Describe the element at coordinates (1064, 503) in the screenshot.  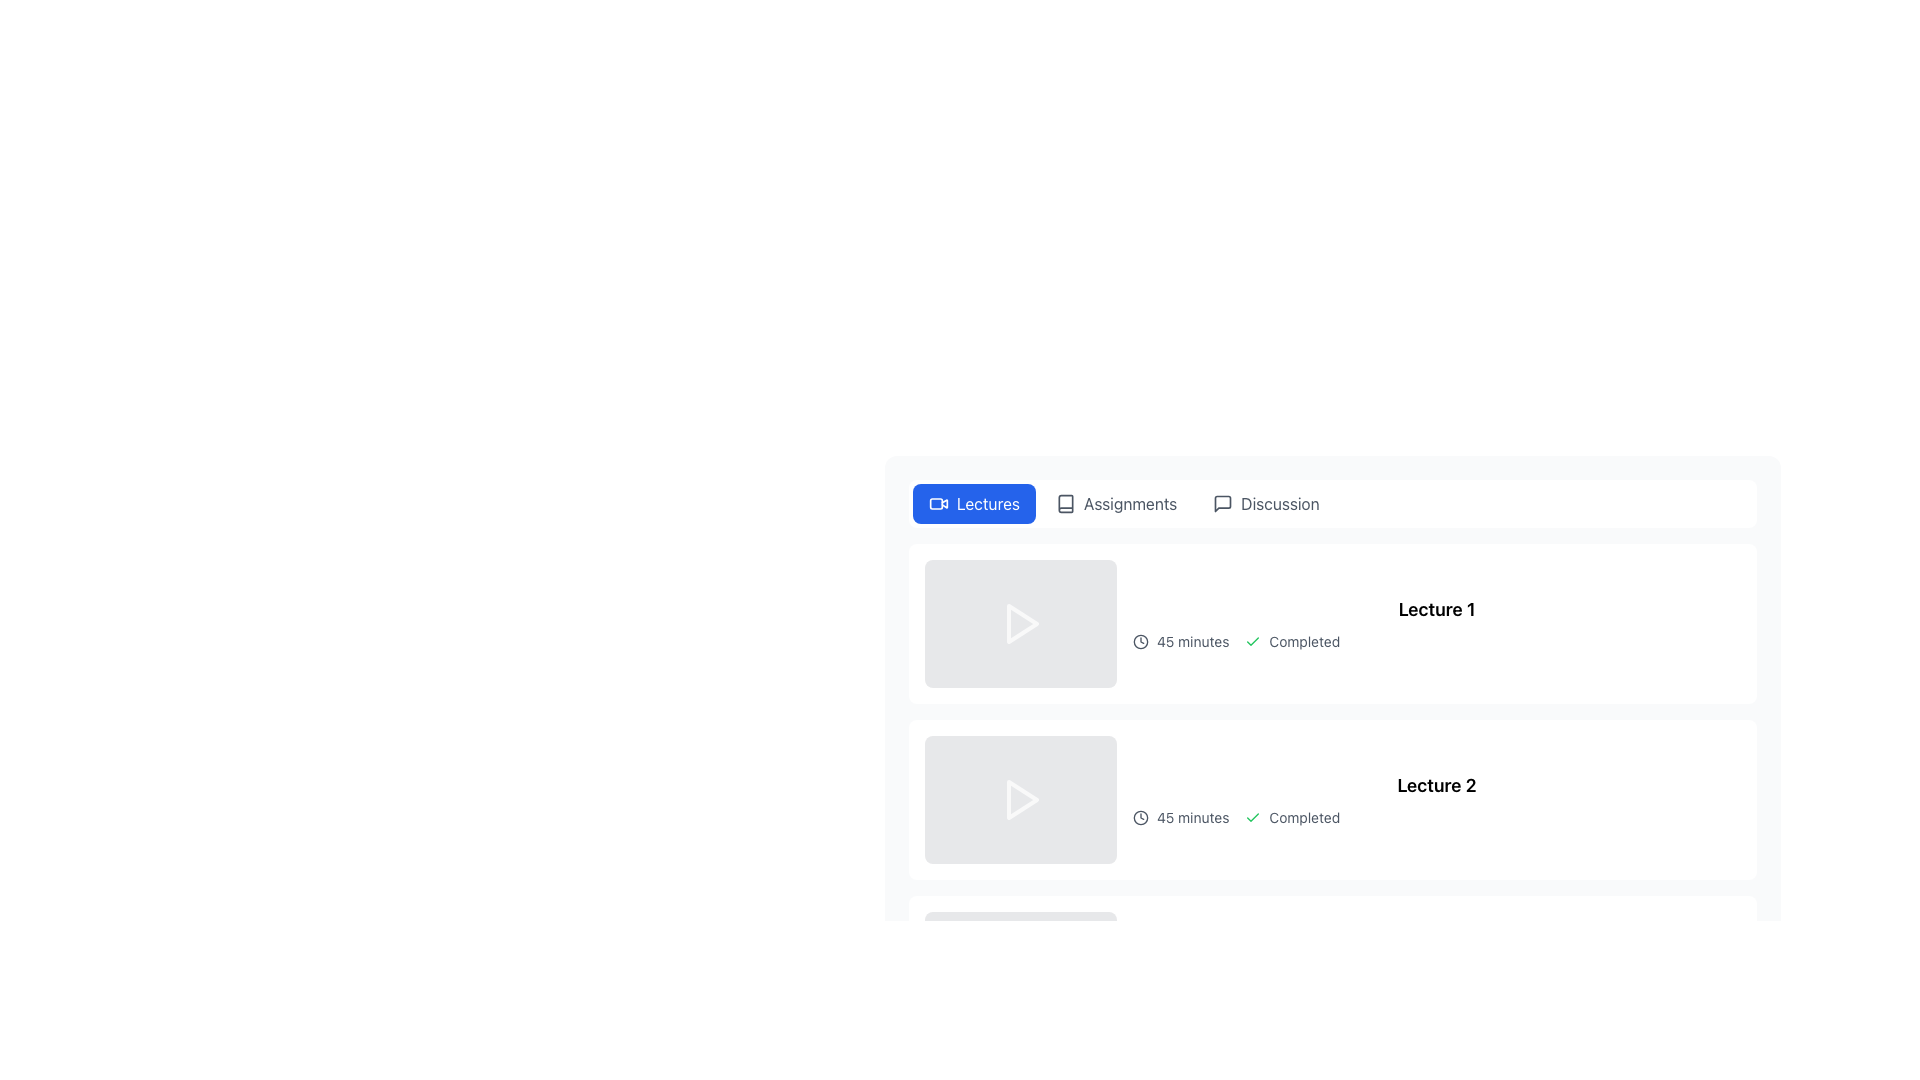
I see `the navigation icon located at the top left of the interface, which directs to a section related to courses or materials` at that location.